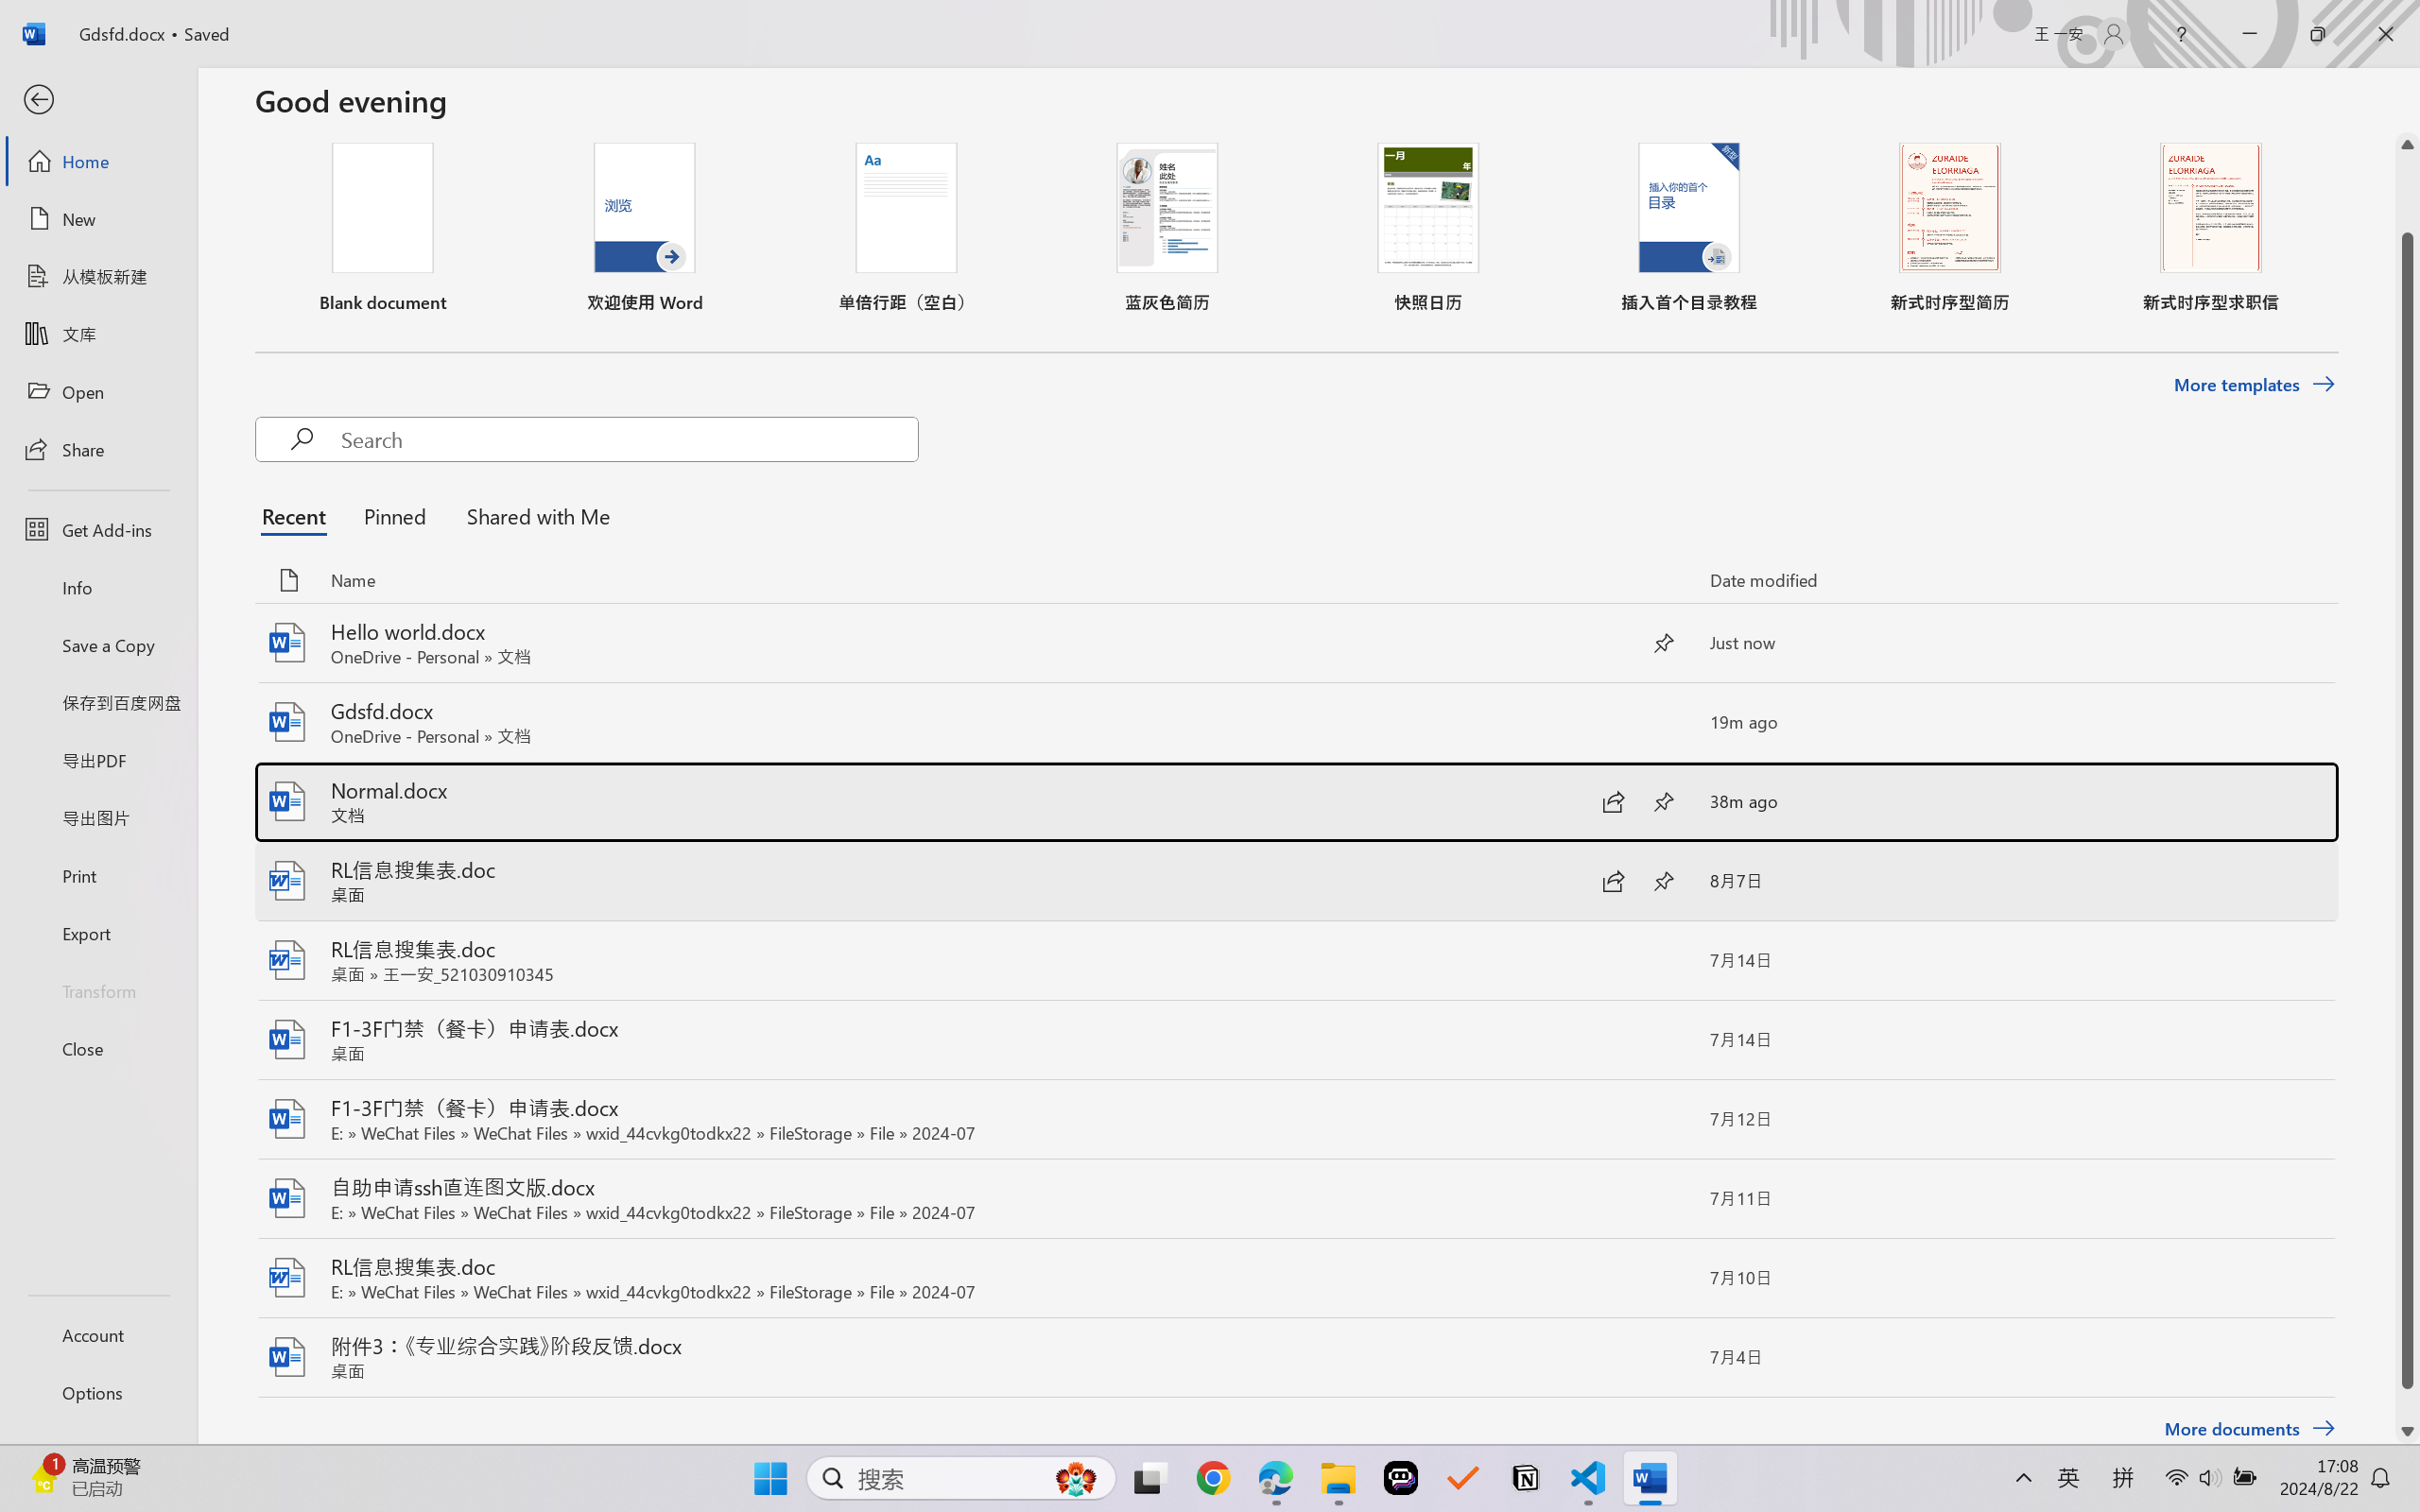  I want to click on 'Pinned', so click(393, 515).